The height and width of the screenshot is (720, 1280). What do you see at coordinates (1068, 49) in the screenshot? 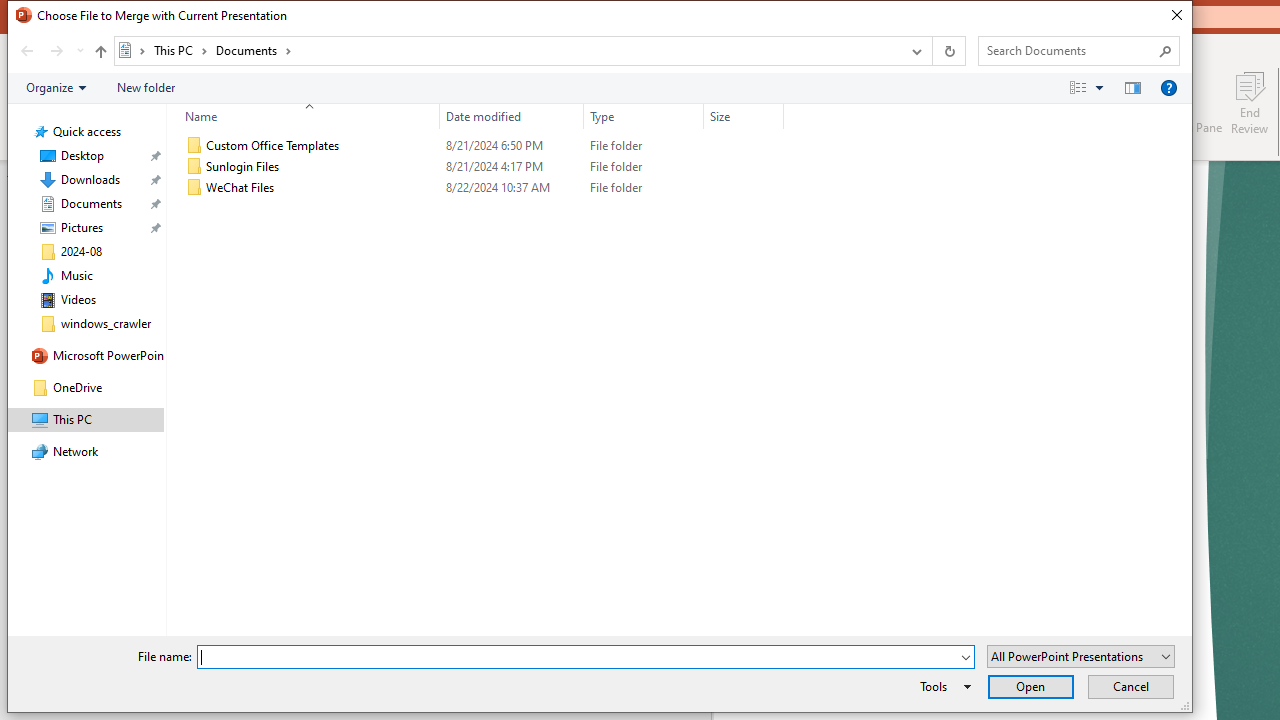
I see `'Search Box'` at bounding box center [1068, 49].